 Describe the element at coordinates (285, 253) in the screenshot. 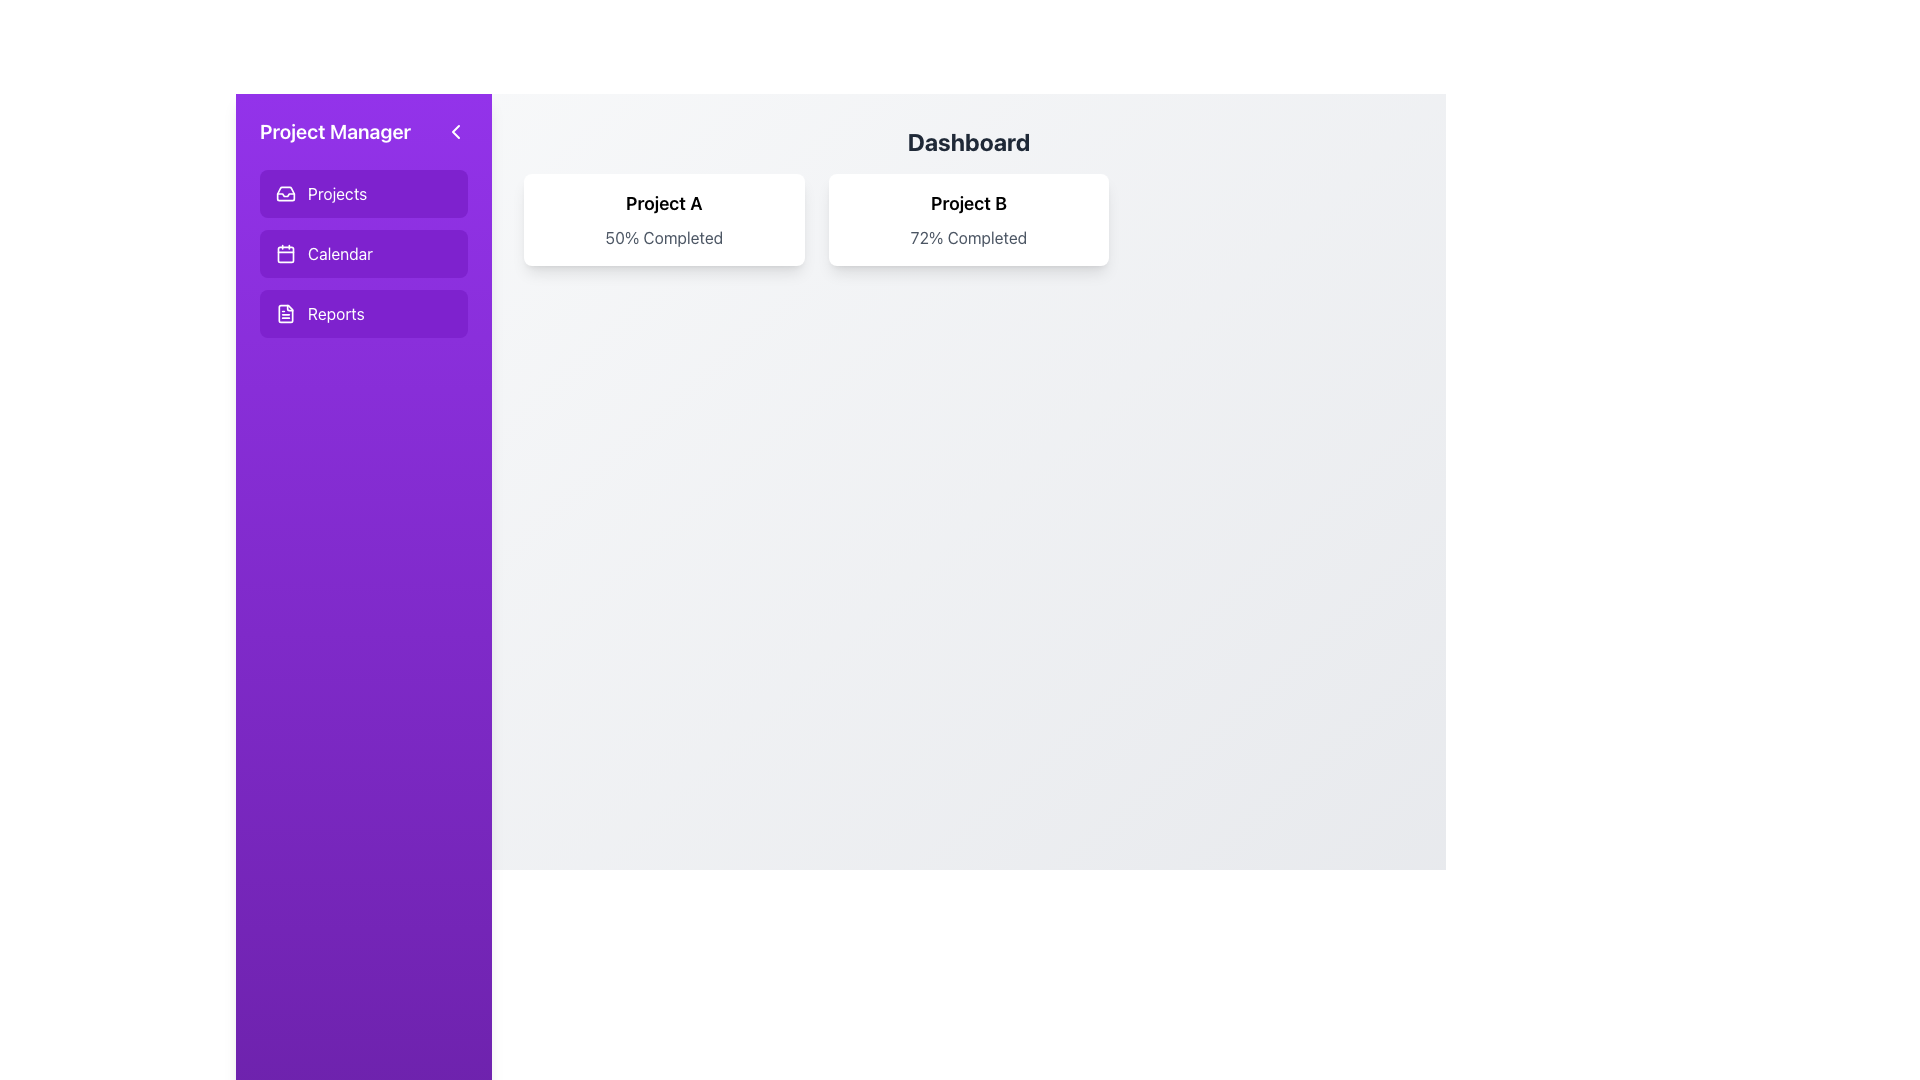

I see `the calendar icon located in the second item of the vertically aligned sidebar menu` at that location.